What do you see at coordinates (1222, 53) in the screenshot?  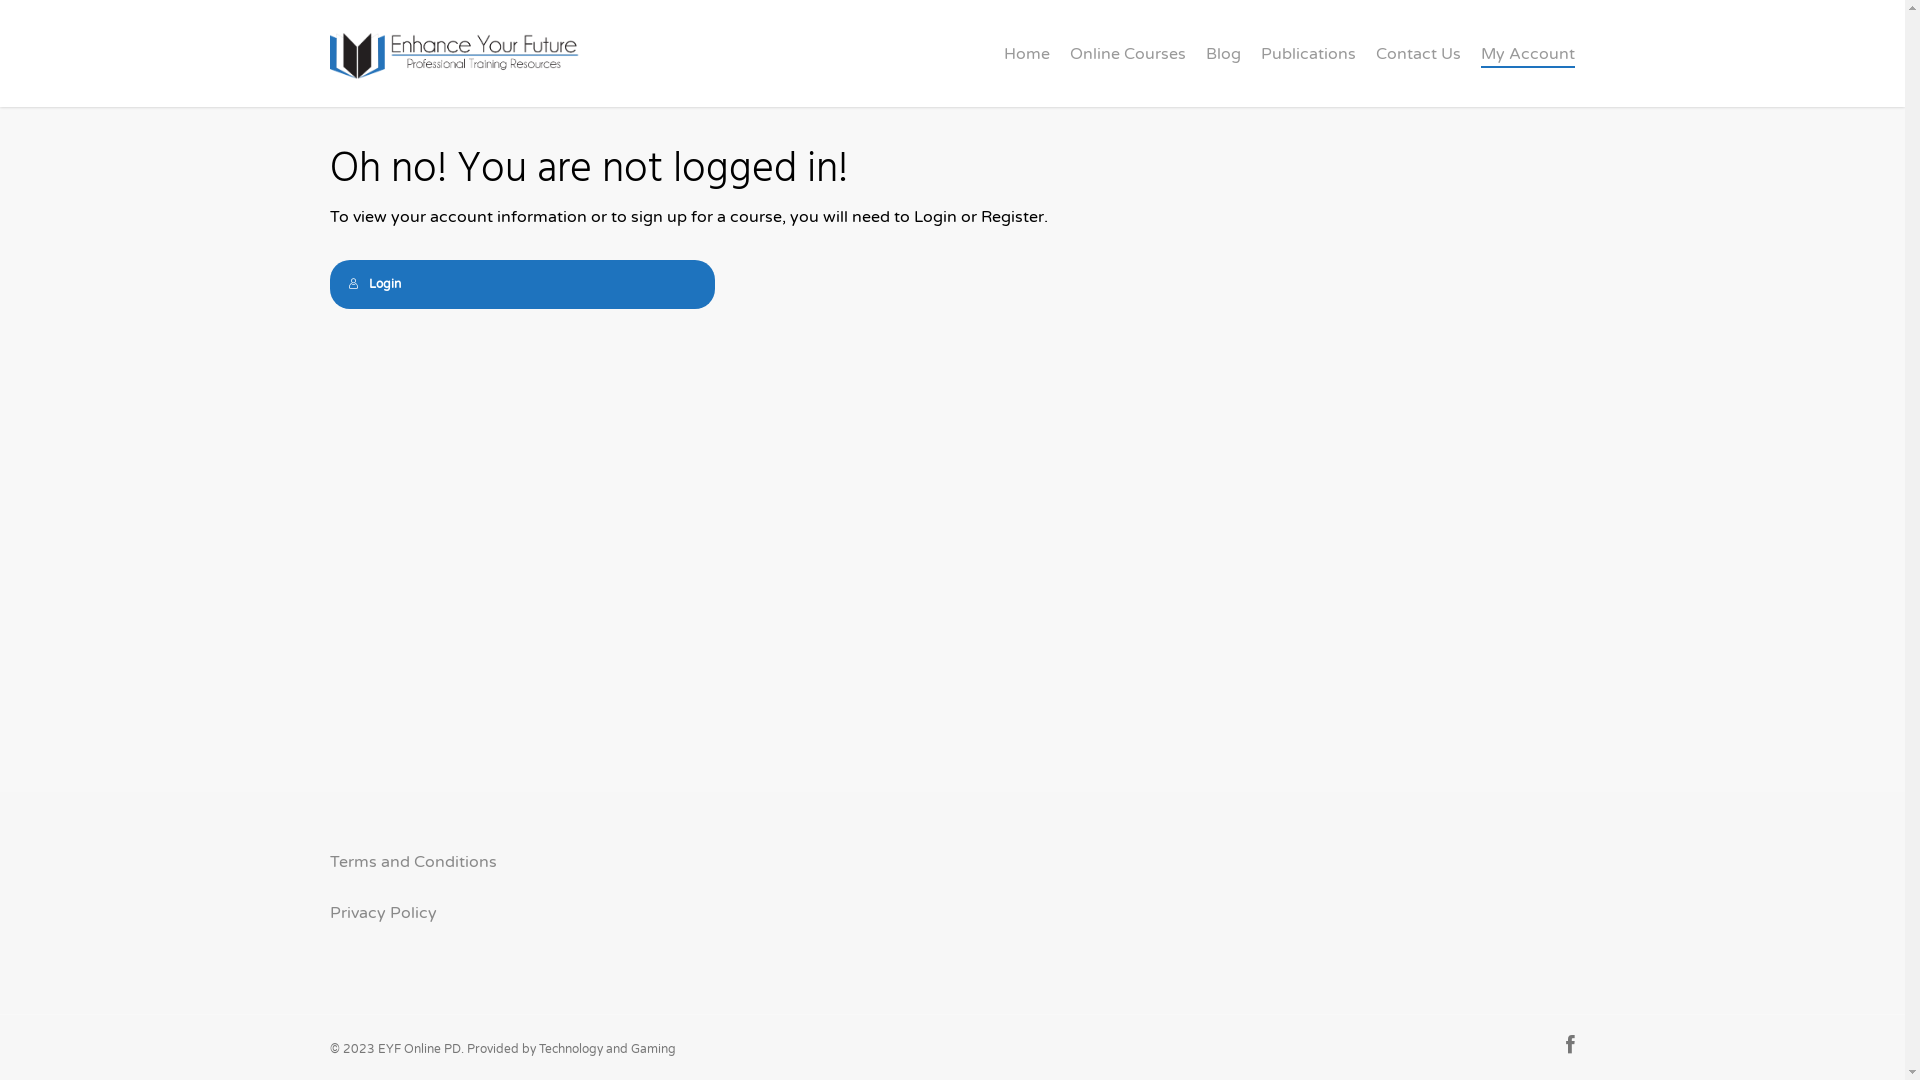 I see `'Blog'` at bounding box center [1222, 53].